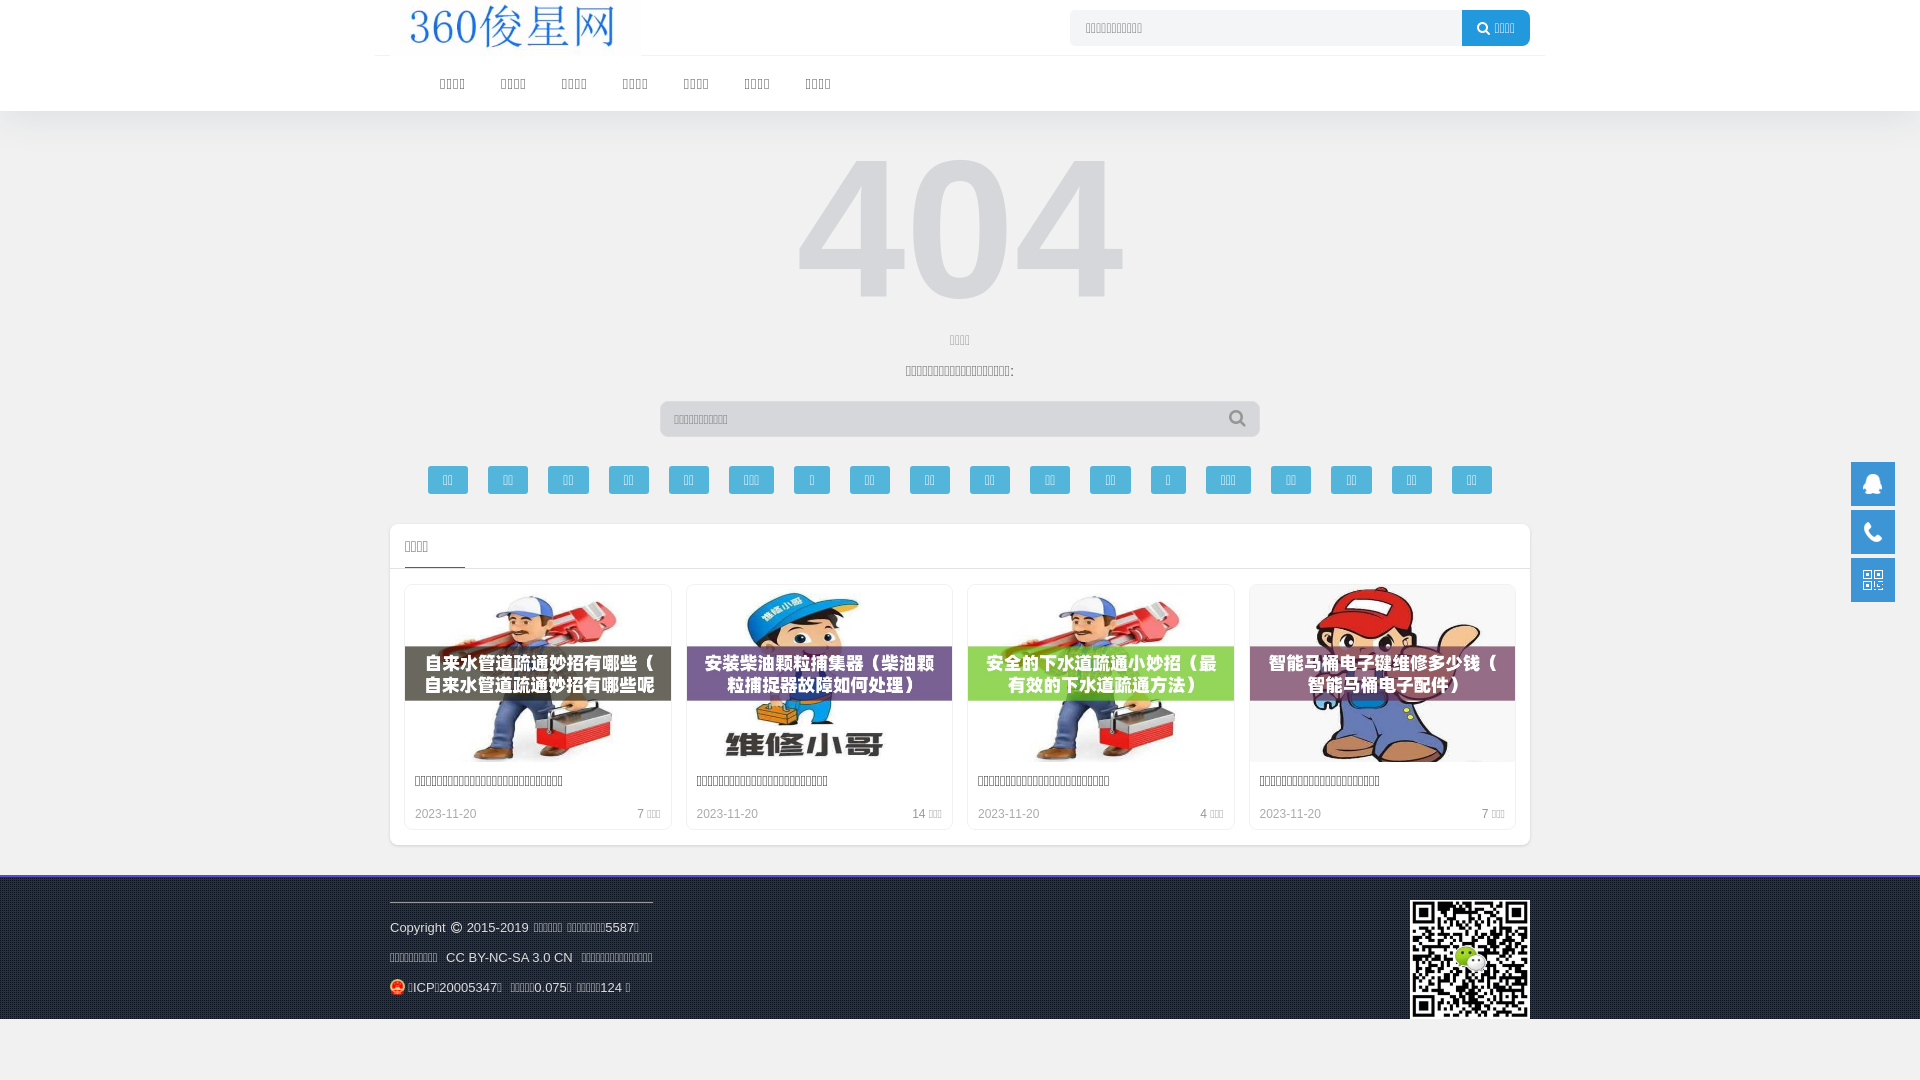  Describe the element at coordinates (509, 956) in the screenshot. I see `'CC BY-NC-SA 3.0 CN'` at that location.